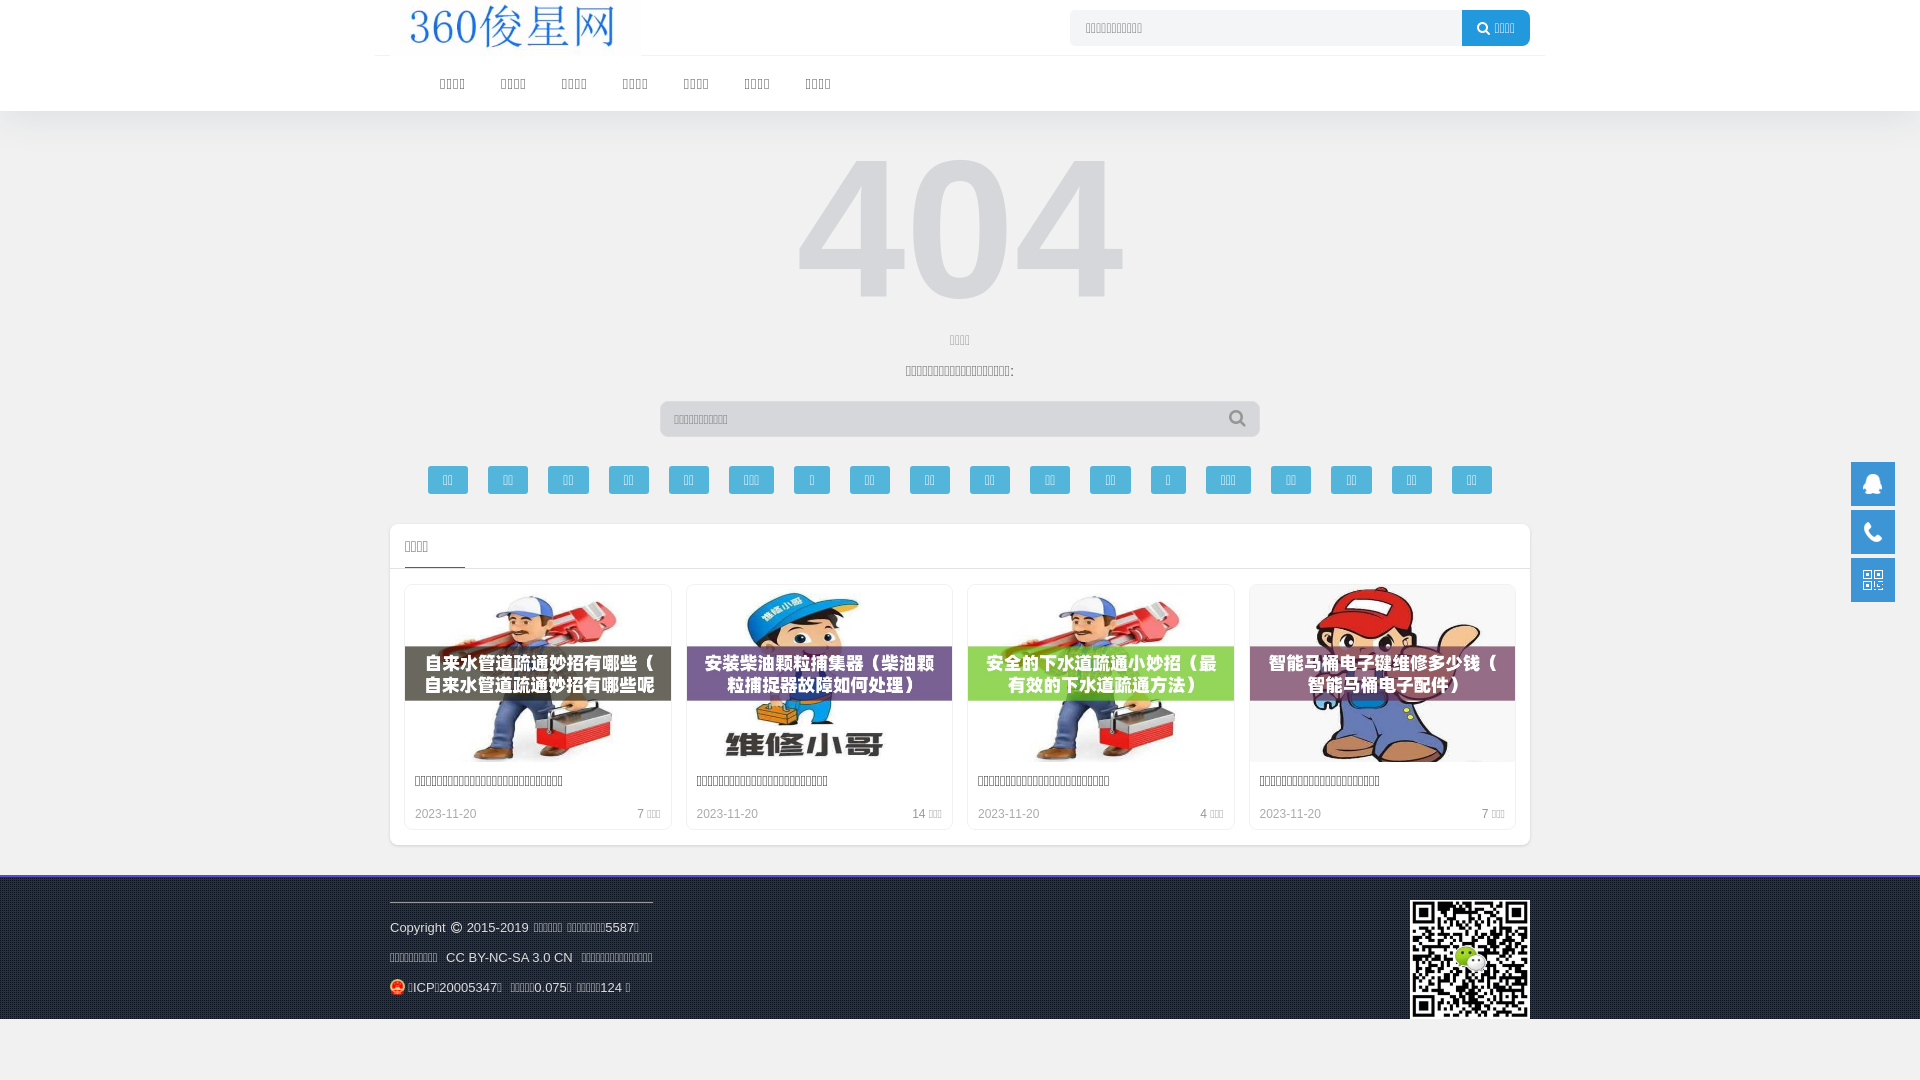  Describe the element at coordinates (509, 956) in the screenshot. I see `'CC BY-NC-SA 3.0 CN'` at that location.